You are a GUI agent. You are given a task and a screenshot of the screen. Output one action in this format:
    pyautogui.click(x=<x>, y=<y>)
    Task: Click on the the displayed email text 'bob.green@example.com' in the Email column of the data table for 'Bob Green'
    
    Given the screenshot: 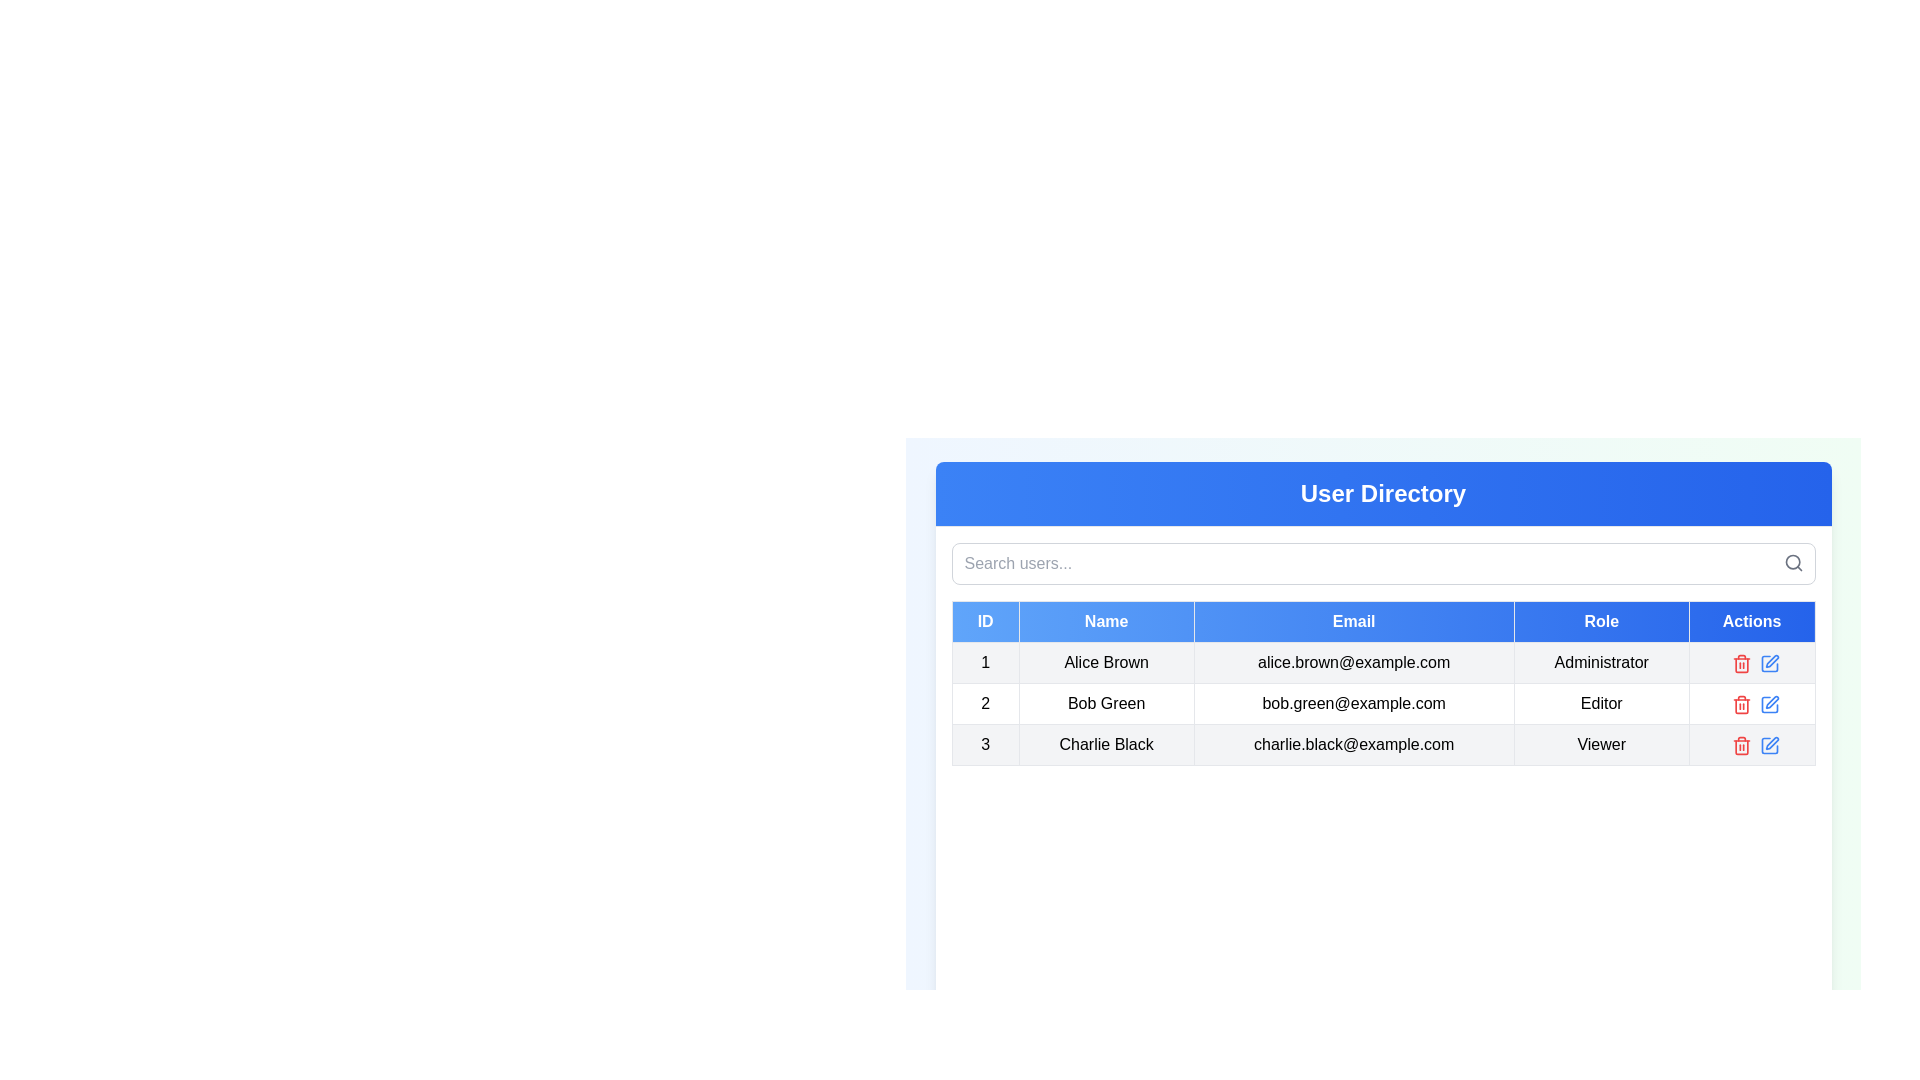 What is the action you would take?
    pyautogui.click(x=1354, y=703)
    